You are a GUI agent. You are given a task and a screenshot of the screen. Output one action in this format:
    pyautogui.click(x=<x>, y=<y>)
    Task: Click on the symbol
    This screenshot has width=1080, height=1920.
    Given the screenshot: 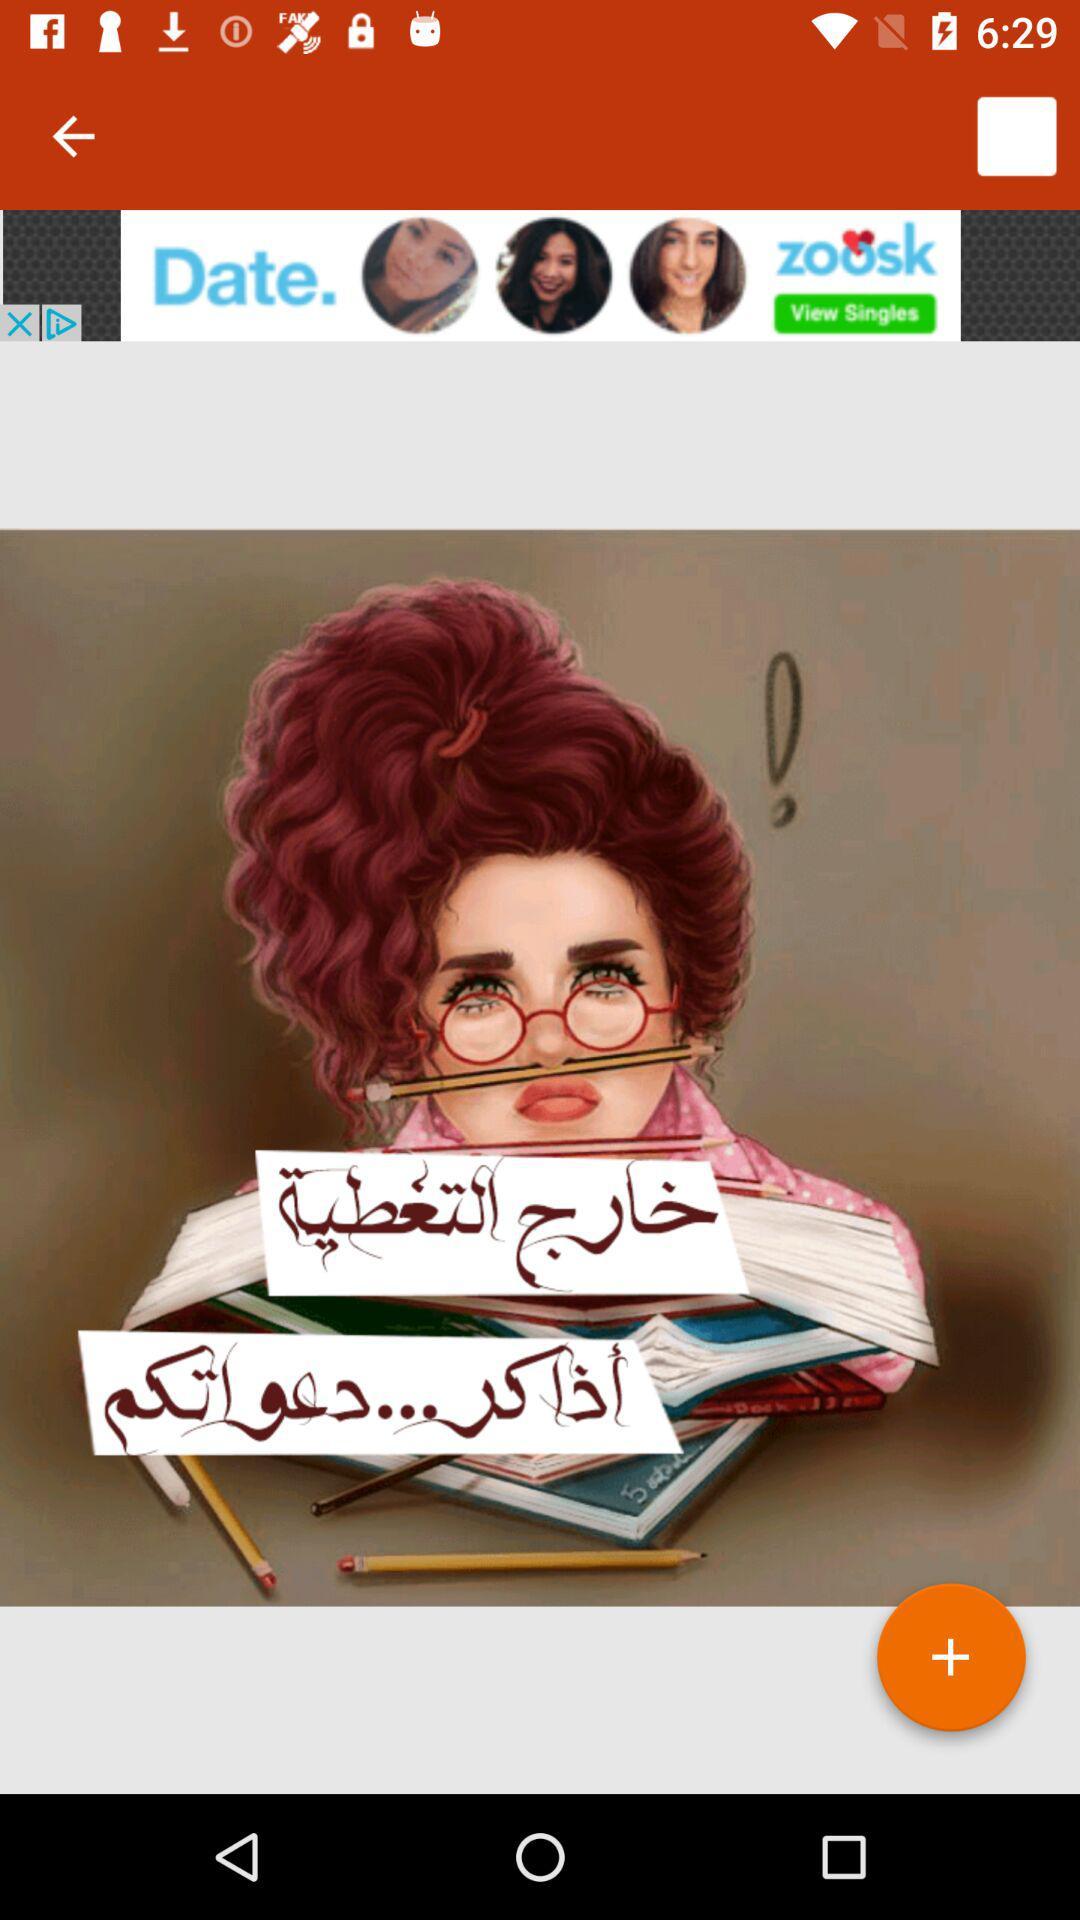 What is the action you would take?
    pyautogui.click(x=950, y=1665)
    